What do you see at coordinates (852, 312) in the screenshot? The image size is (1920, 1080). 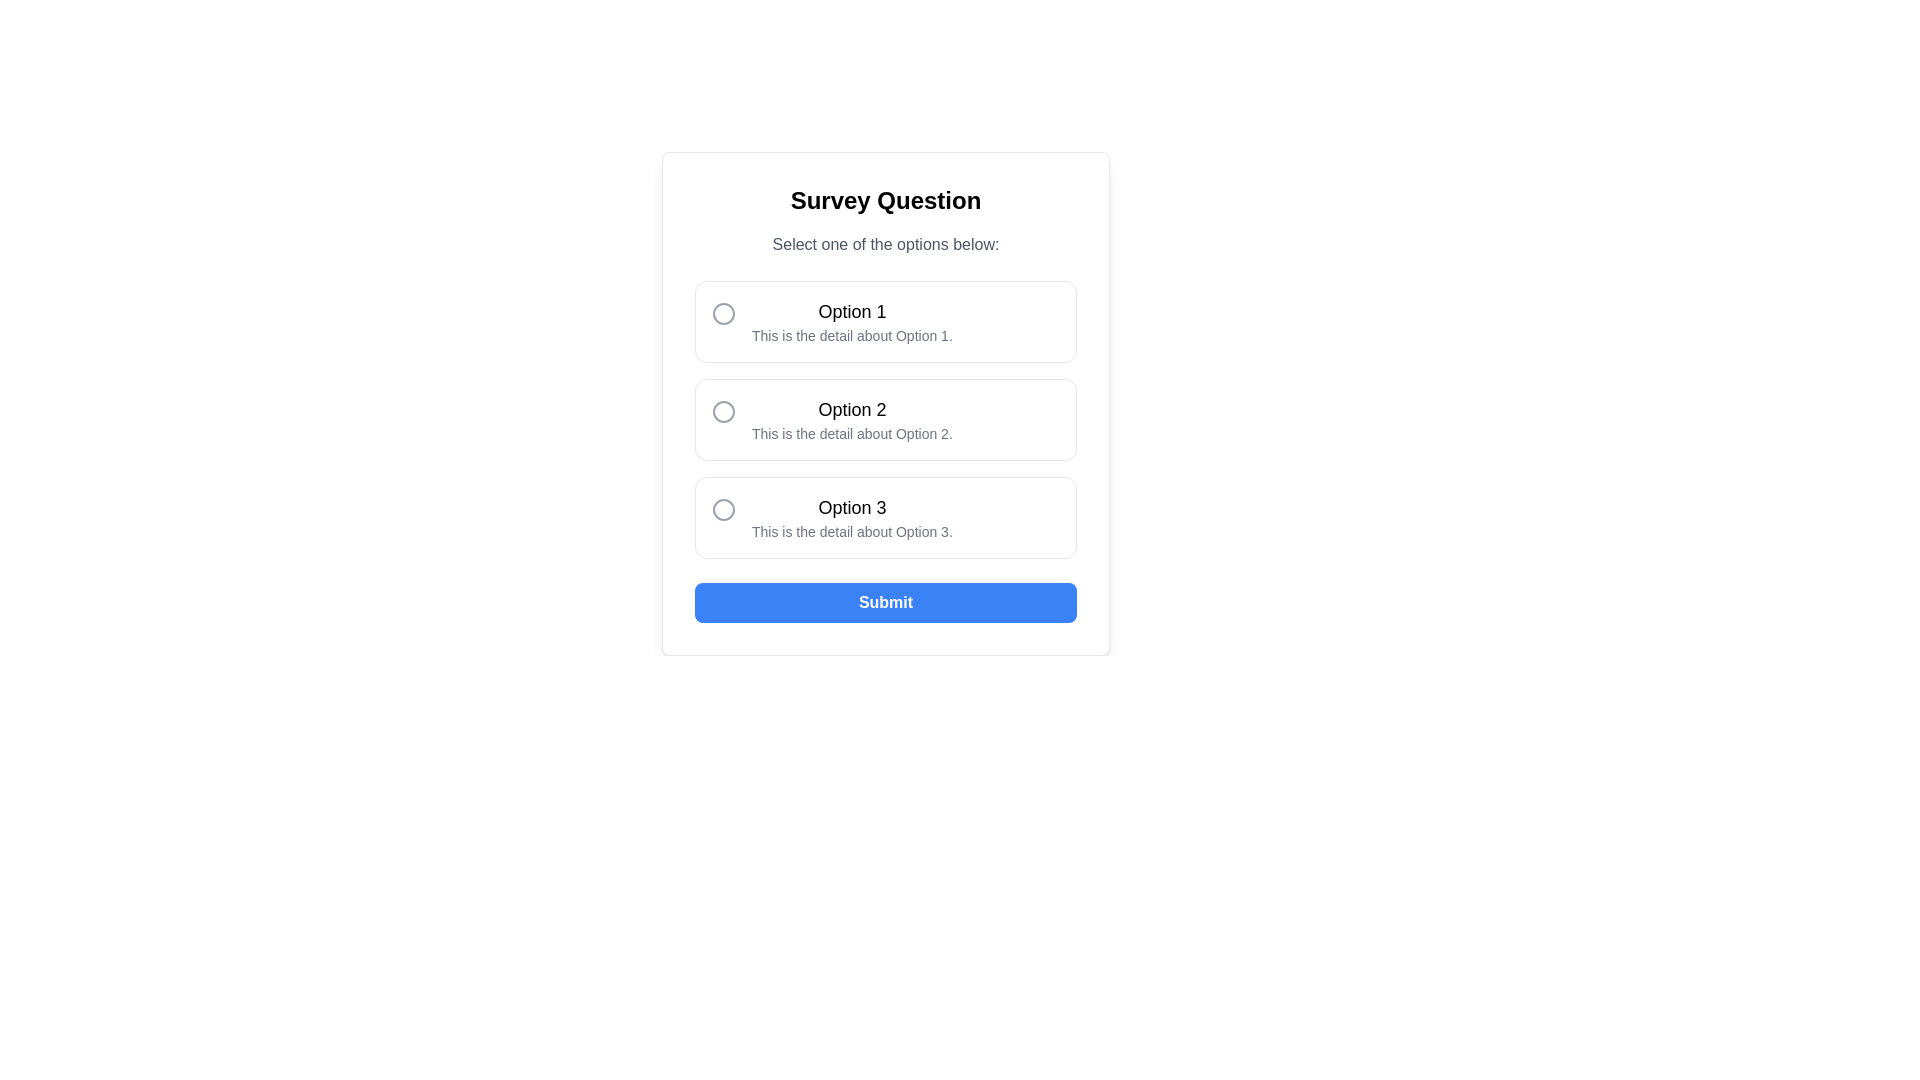 I see `the text label displaying 'Option 1', which is bold and prominent, located at the top of a vertical list of options` at bounding box center [852, 312].